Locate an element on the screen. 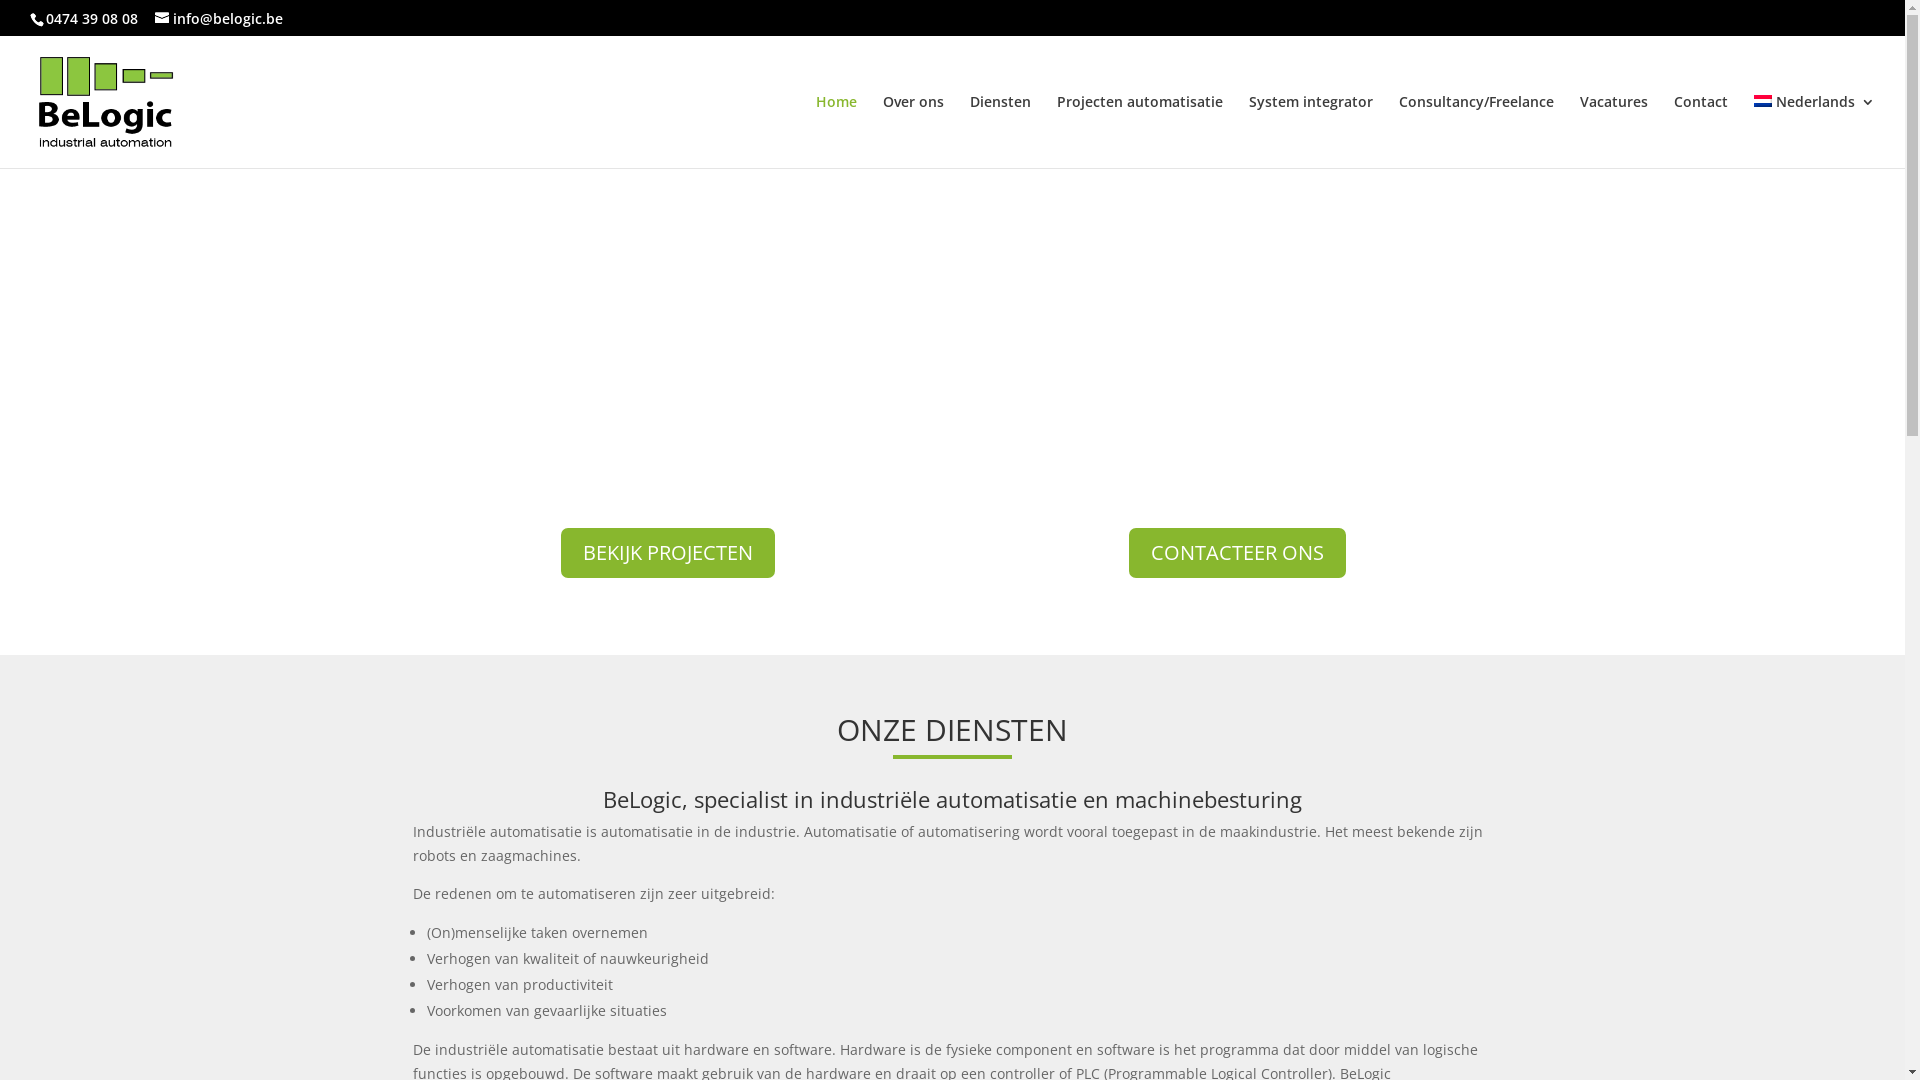 Image resolution: width=1920 pixels, height=1080 pixels. 'CONTACTEER ONS' is located at coordinates (1236, 552).